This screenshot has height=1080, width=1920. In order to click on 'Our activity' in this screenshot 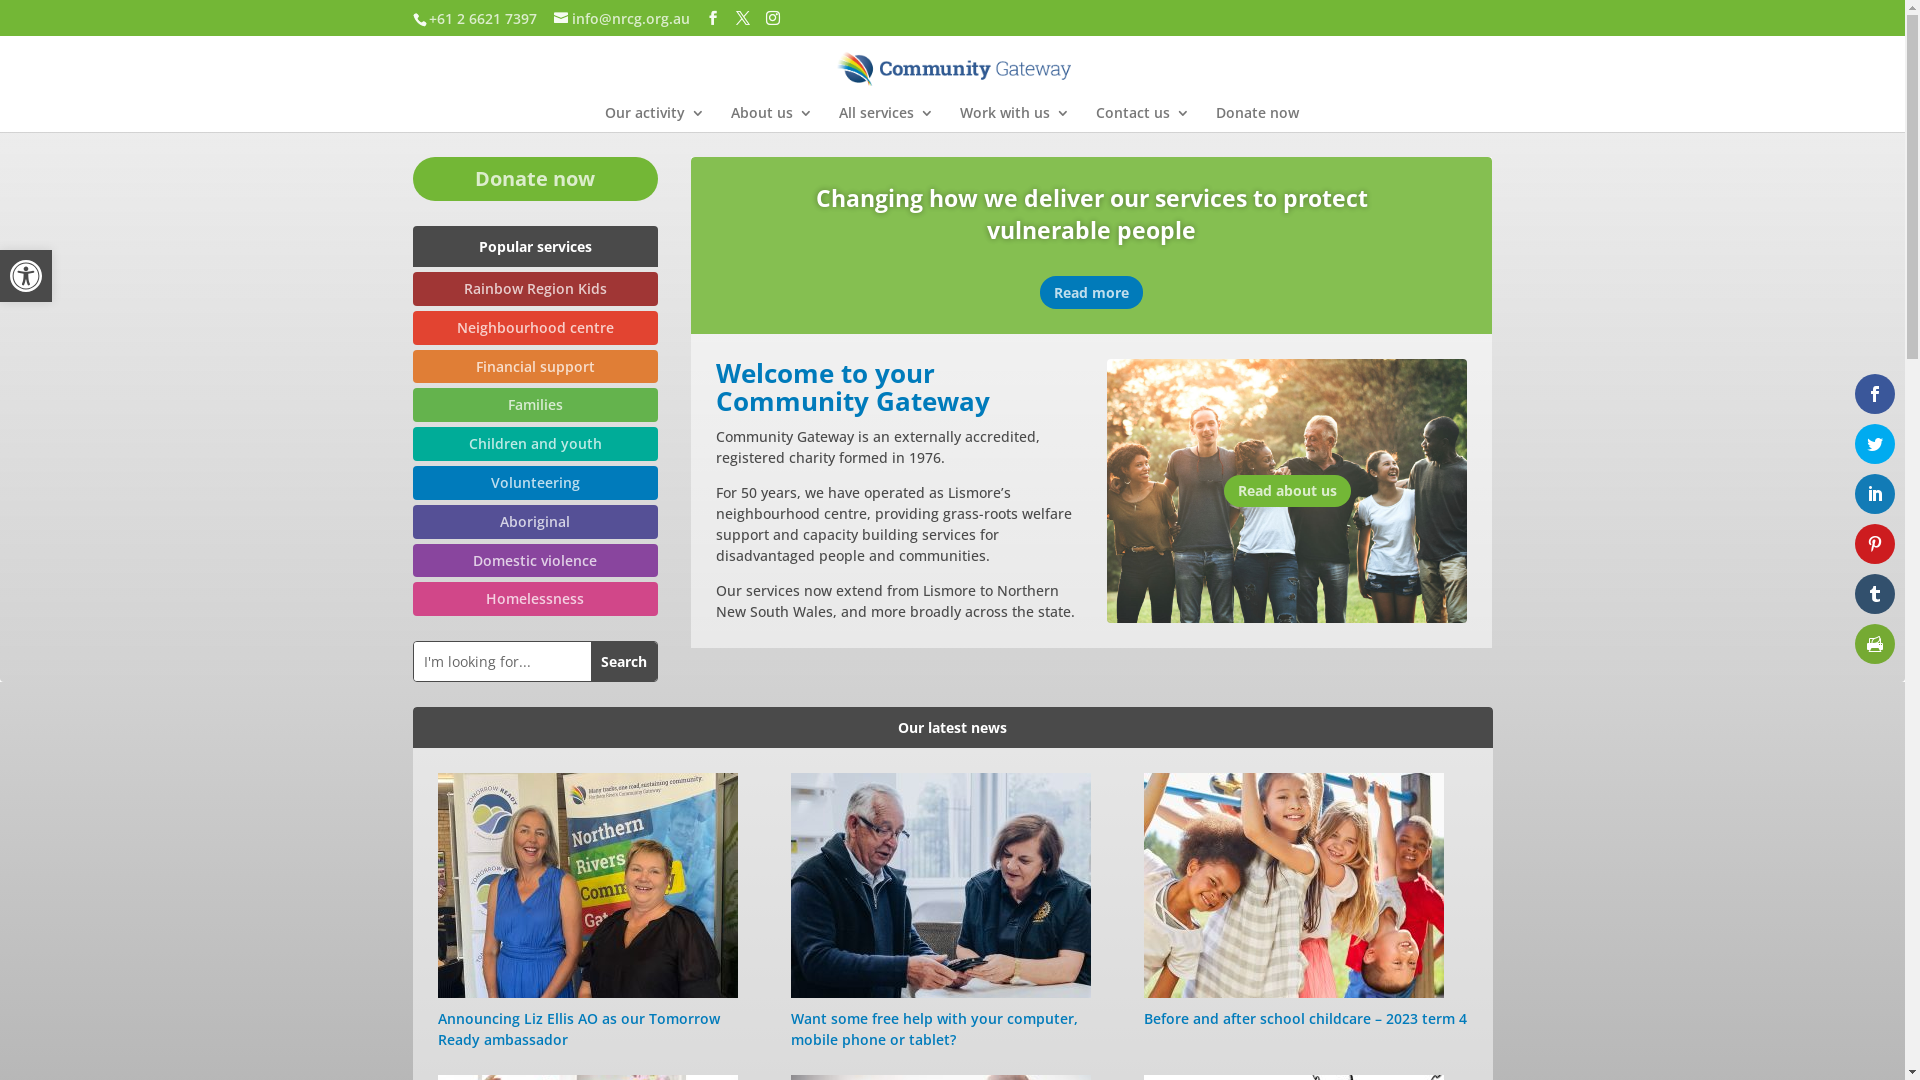, I will do `click(653, 119)`.